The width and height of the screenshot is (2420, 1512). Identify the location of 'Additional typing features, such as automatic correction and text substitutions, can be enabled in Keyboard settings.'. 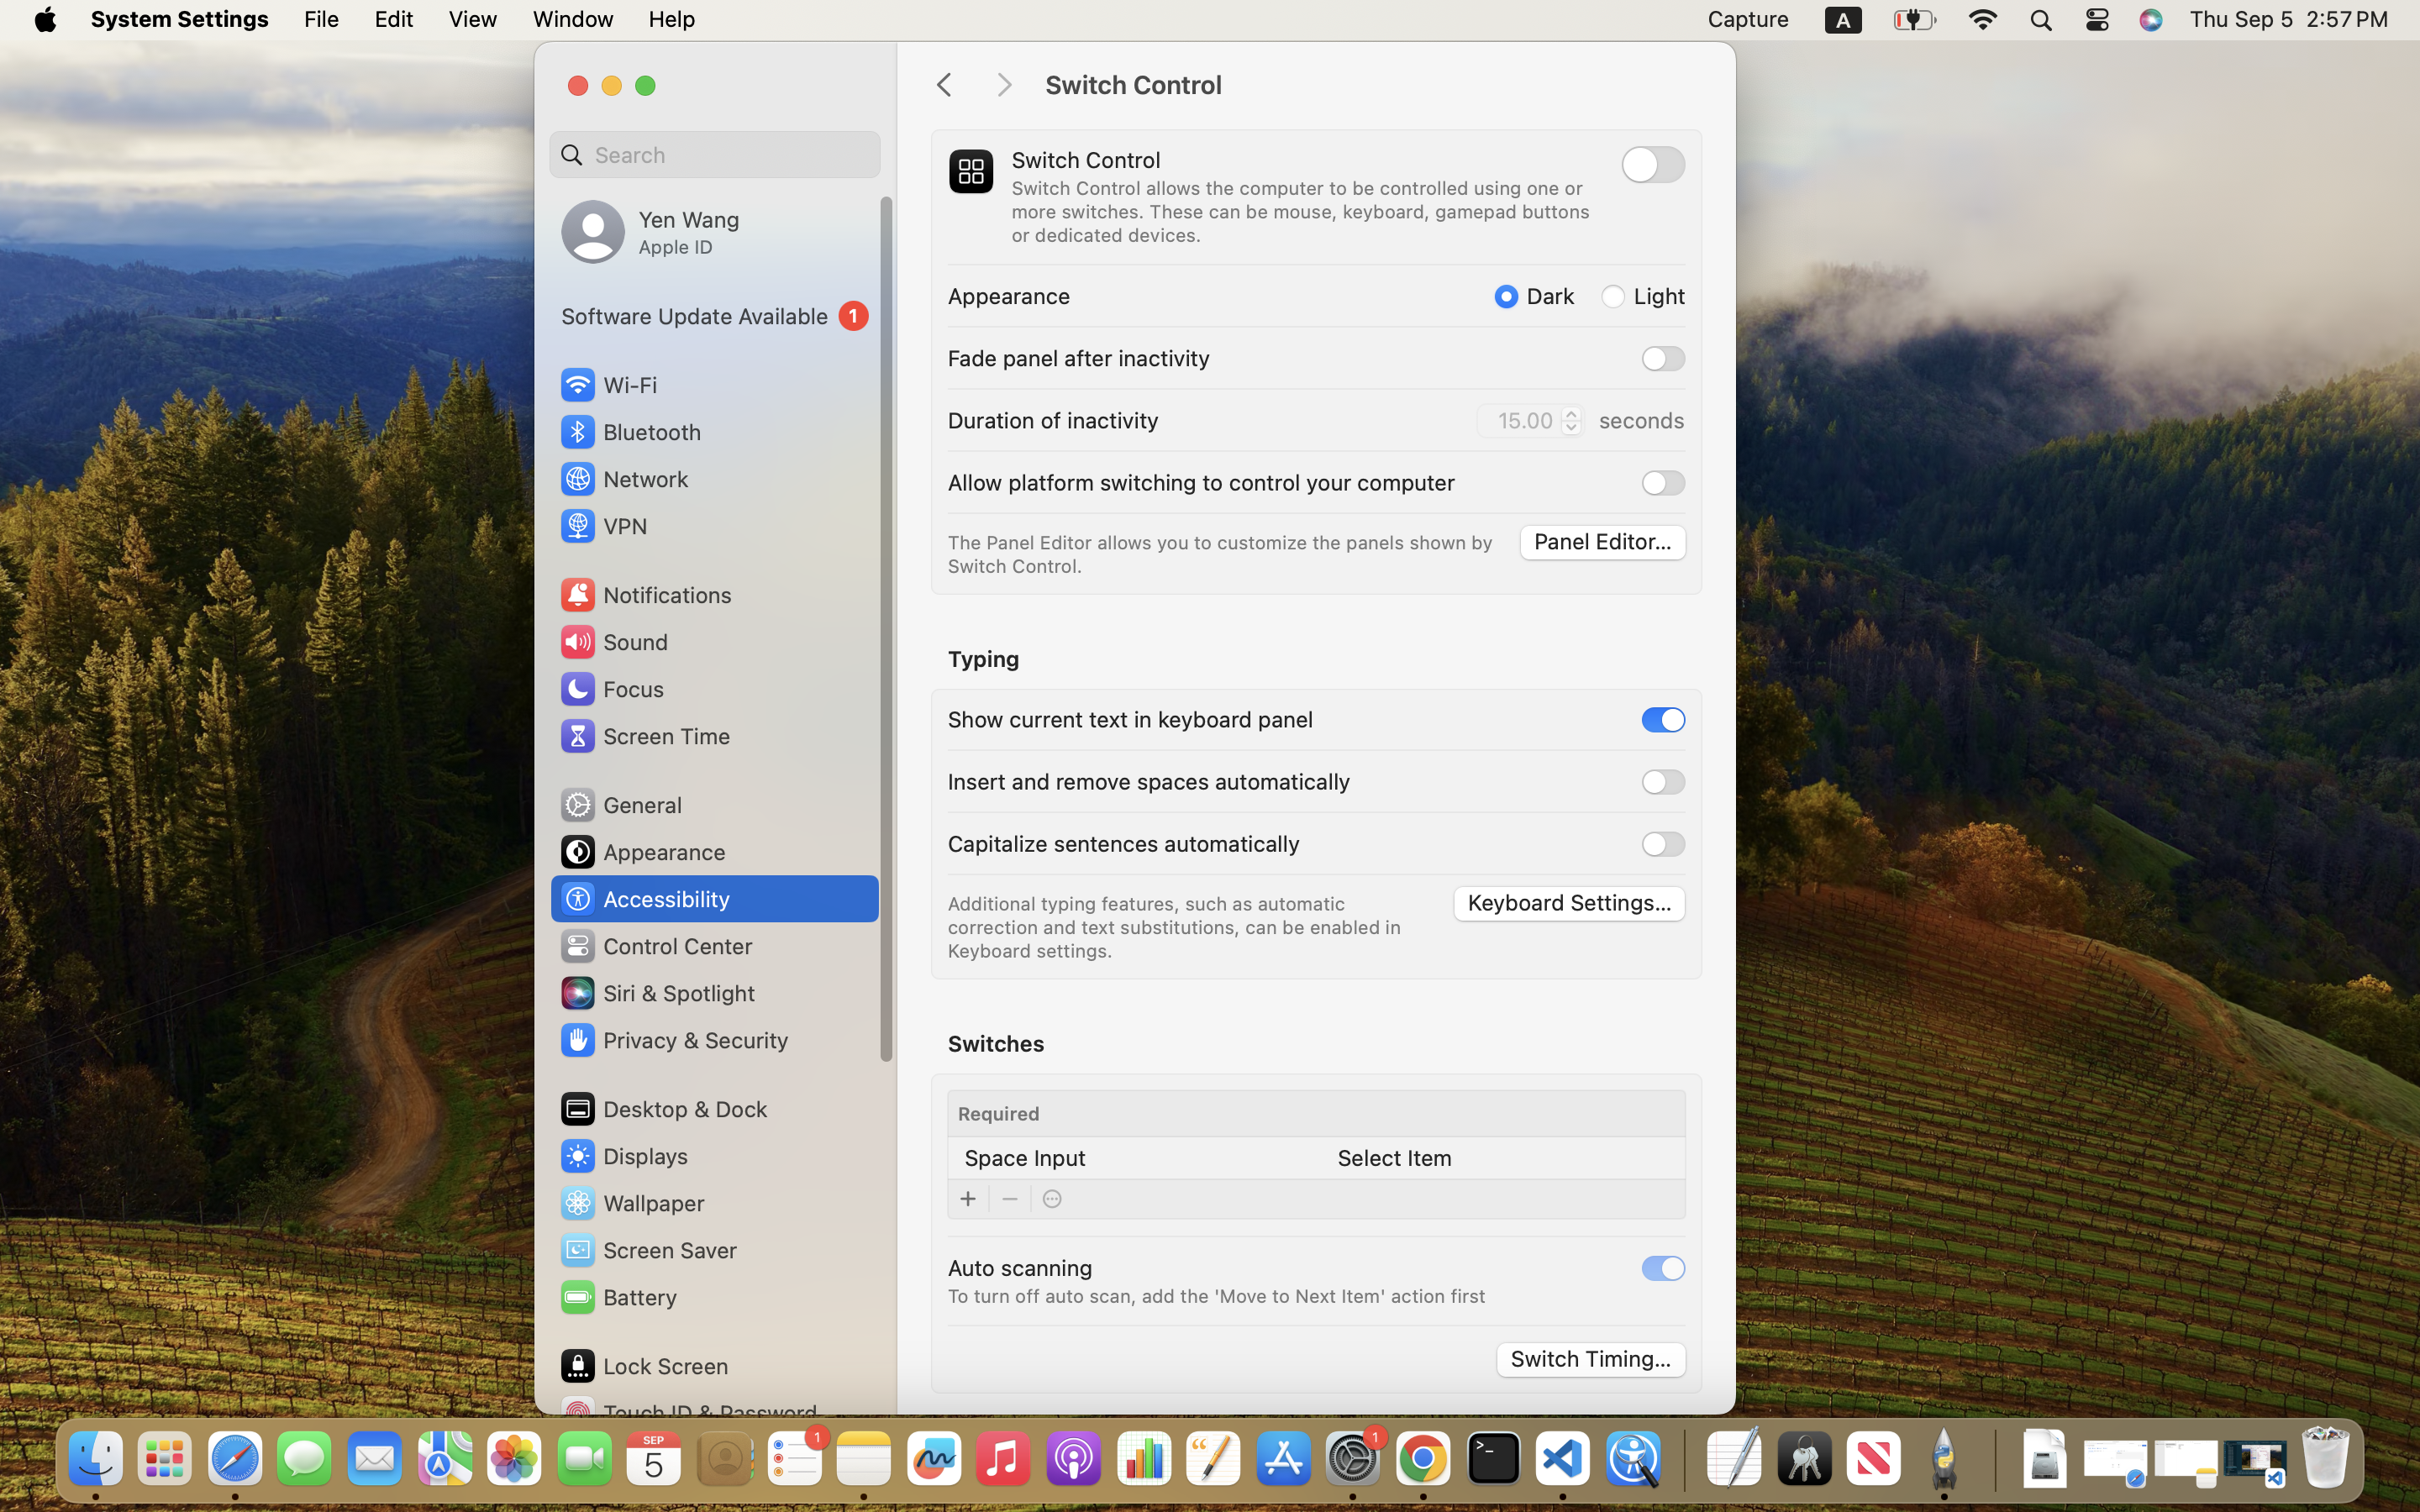
(1176, 926).